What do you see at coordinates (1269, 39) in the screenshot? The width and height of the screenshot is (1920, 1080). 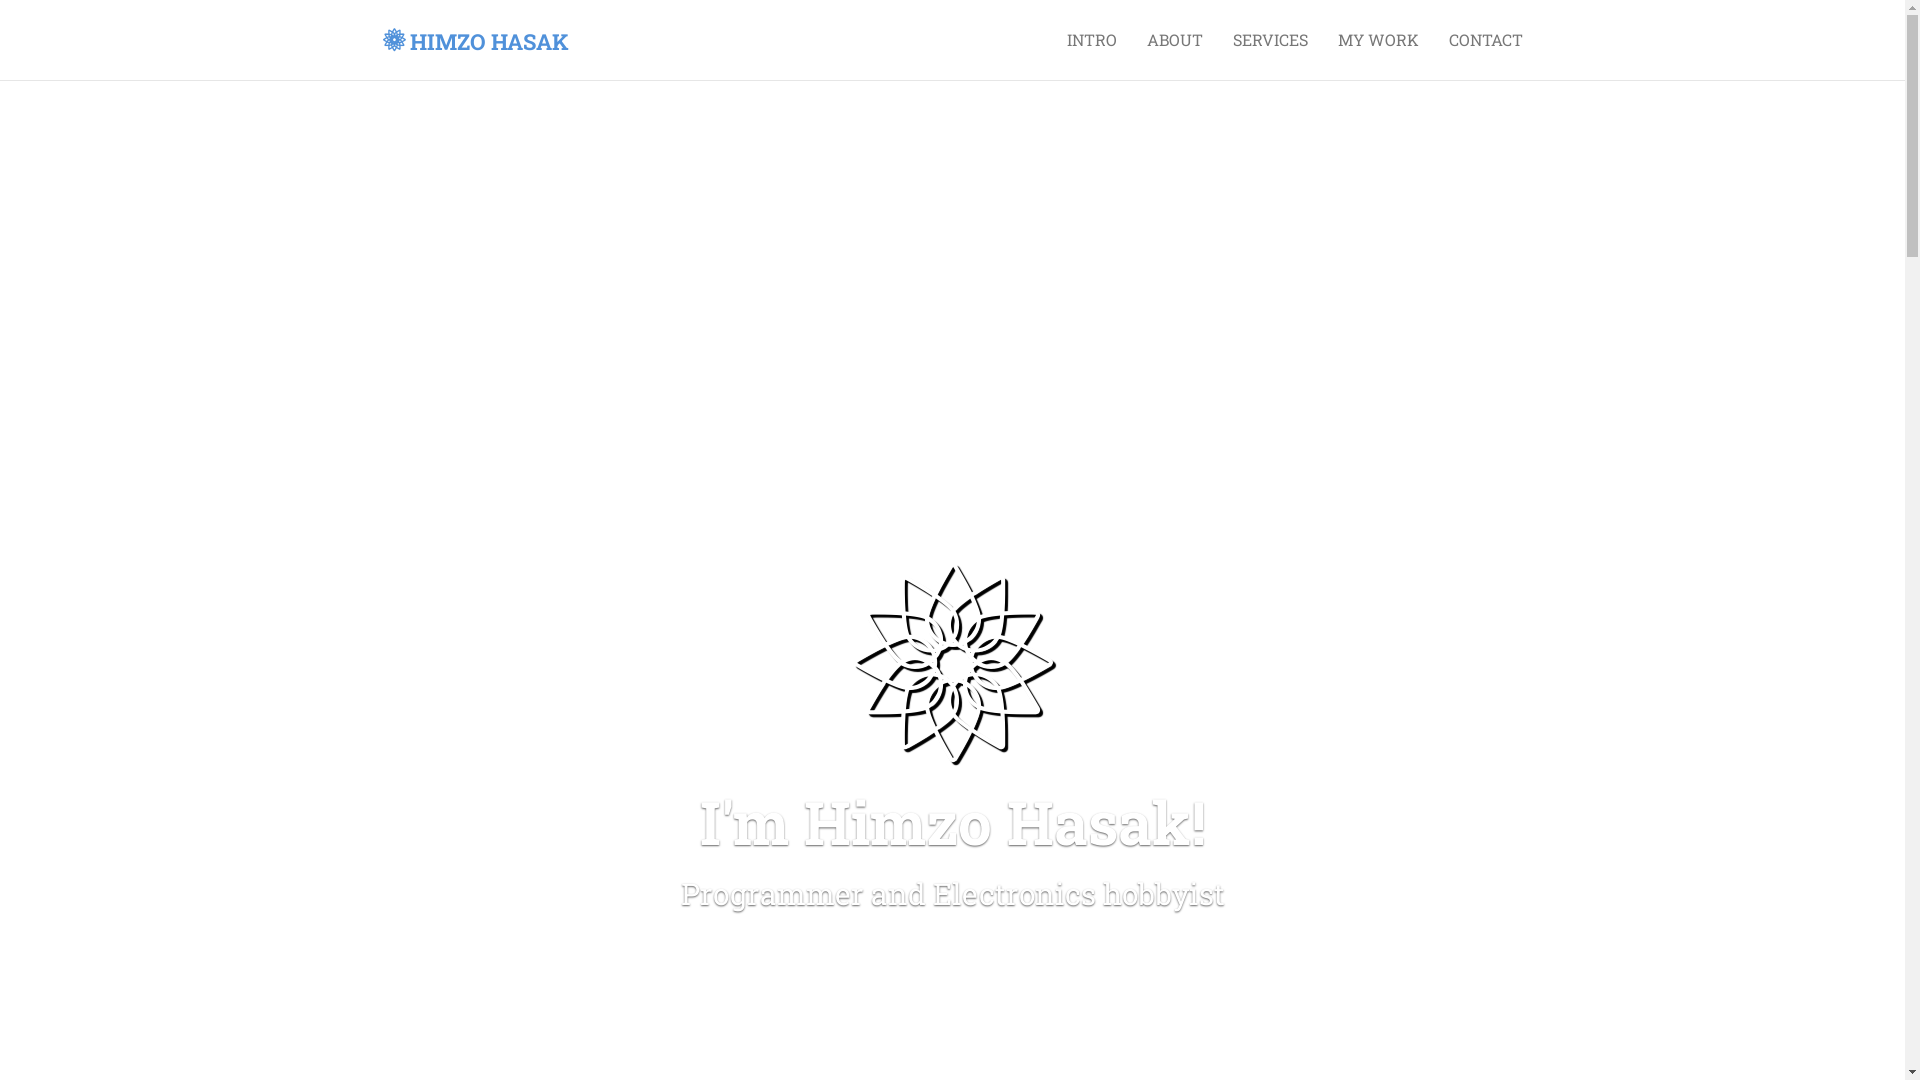 I see `'SERVICES'` at bounding box center [1269, 39].